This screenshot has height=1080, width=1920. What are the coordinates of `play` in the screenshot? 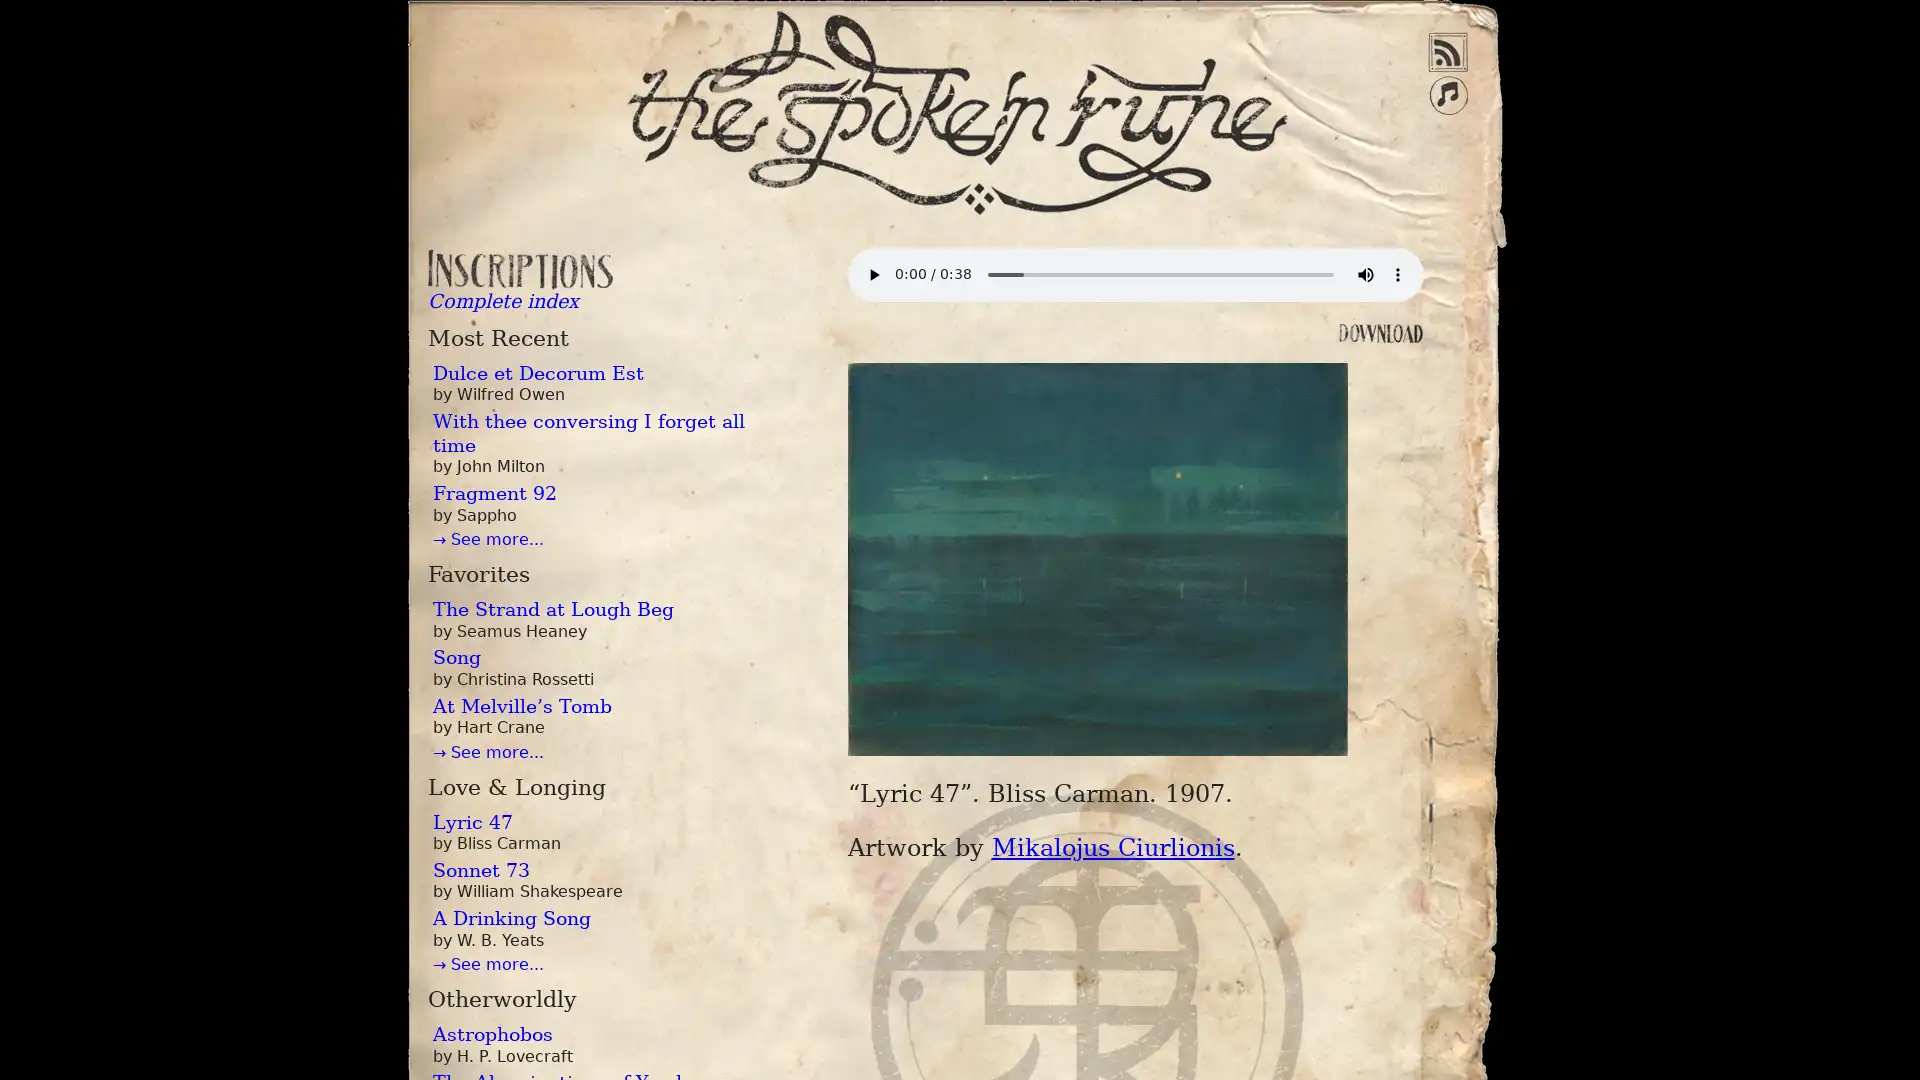 It's located at (873, 274).